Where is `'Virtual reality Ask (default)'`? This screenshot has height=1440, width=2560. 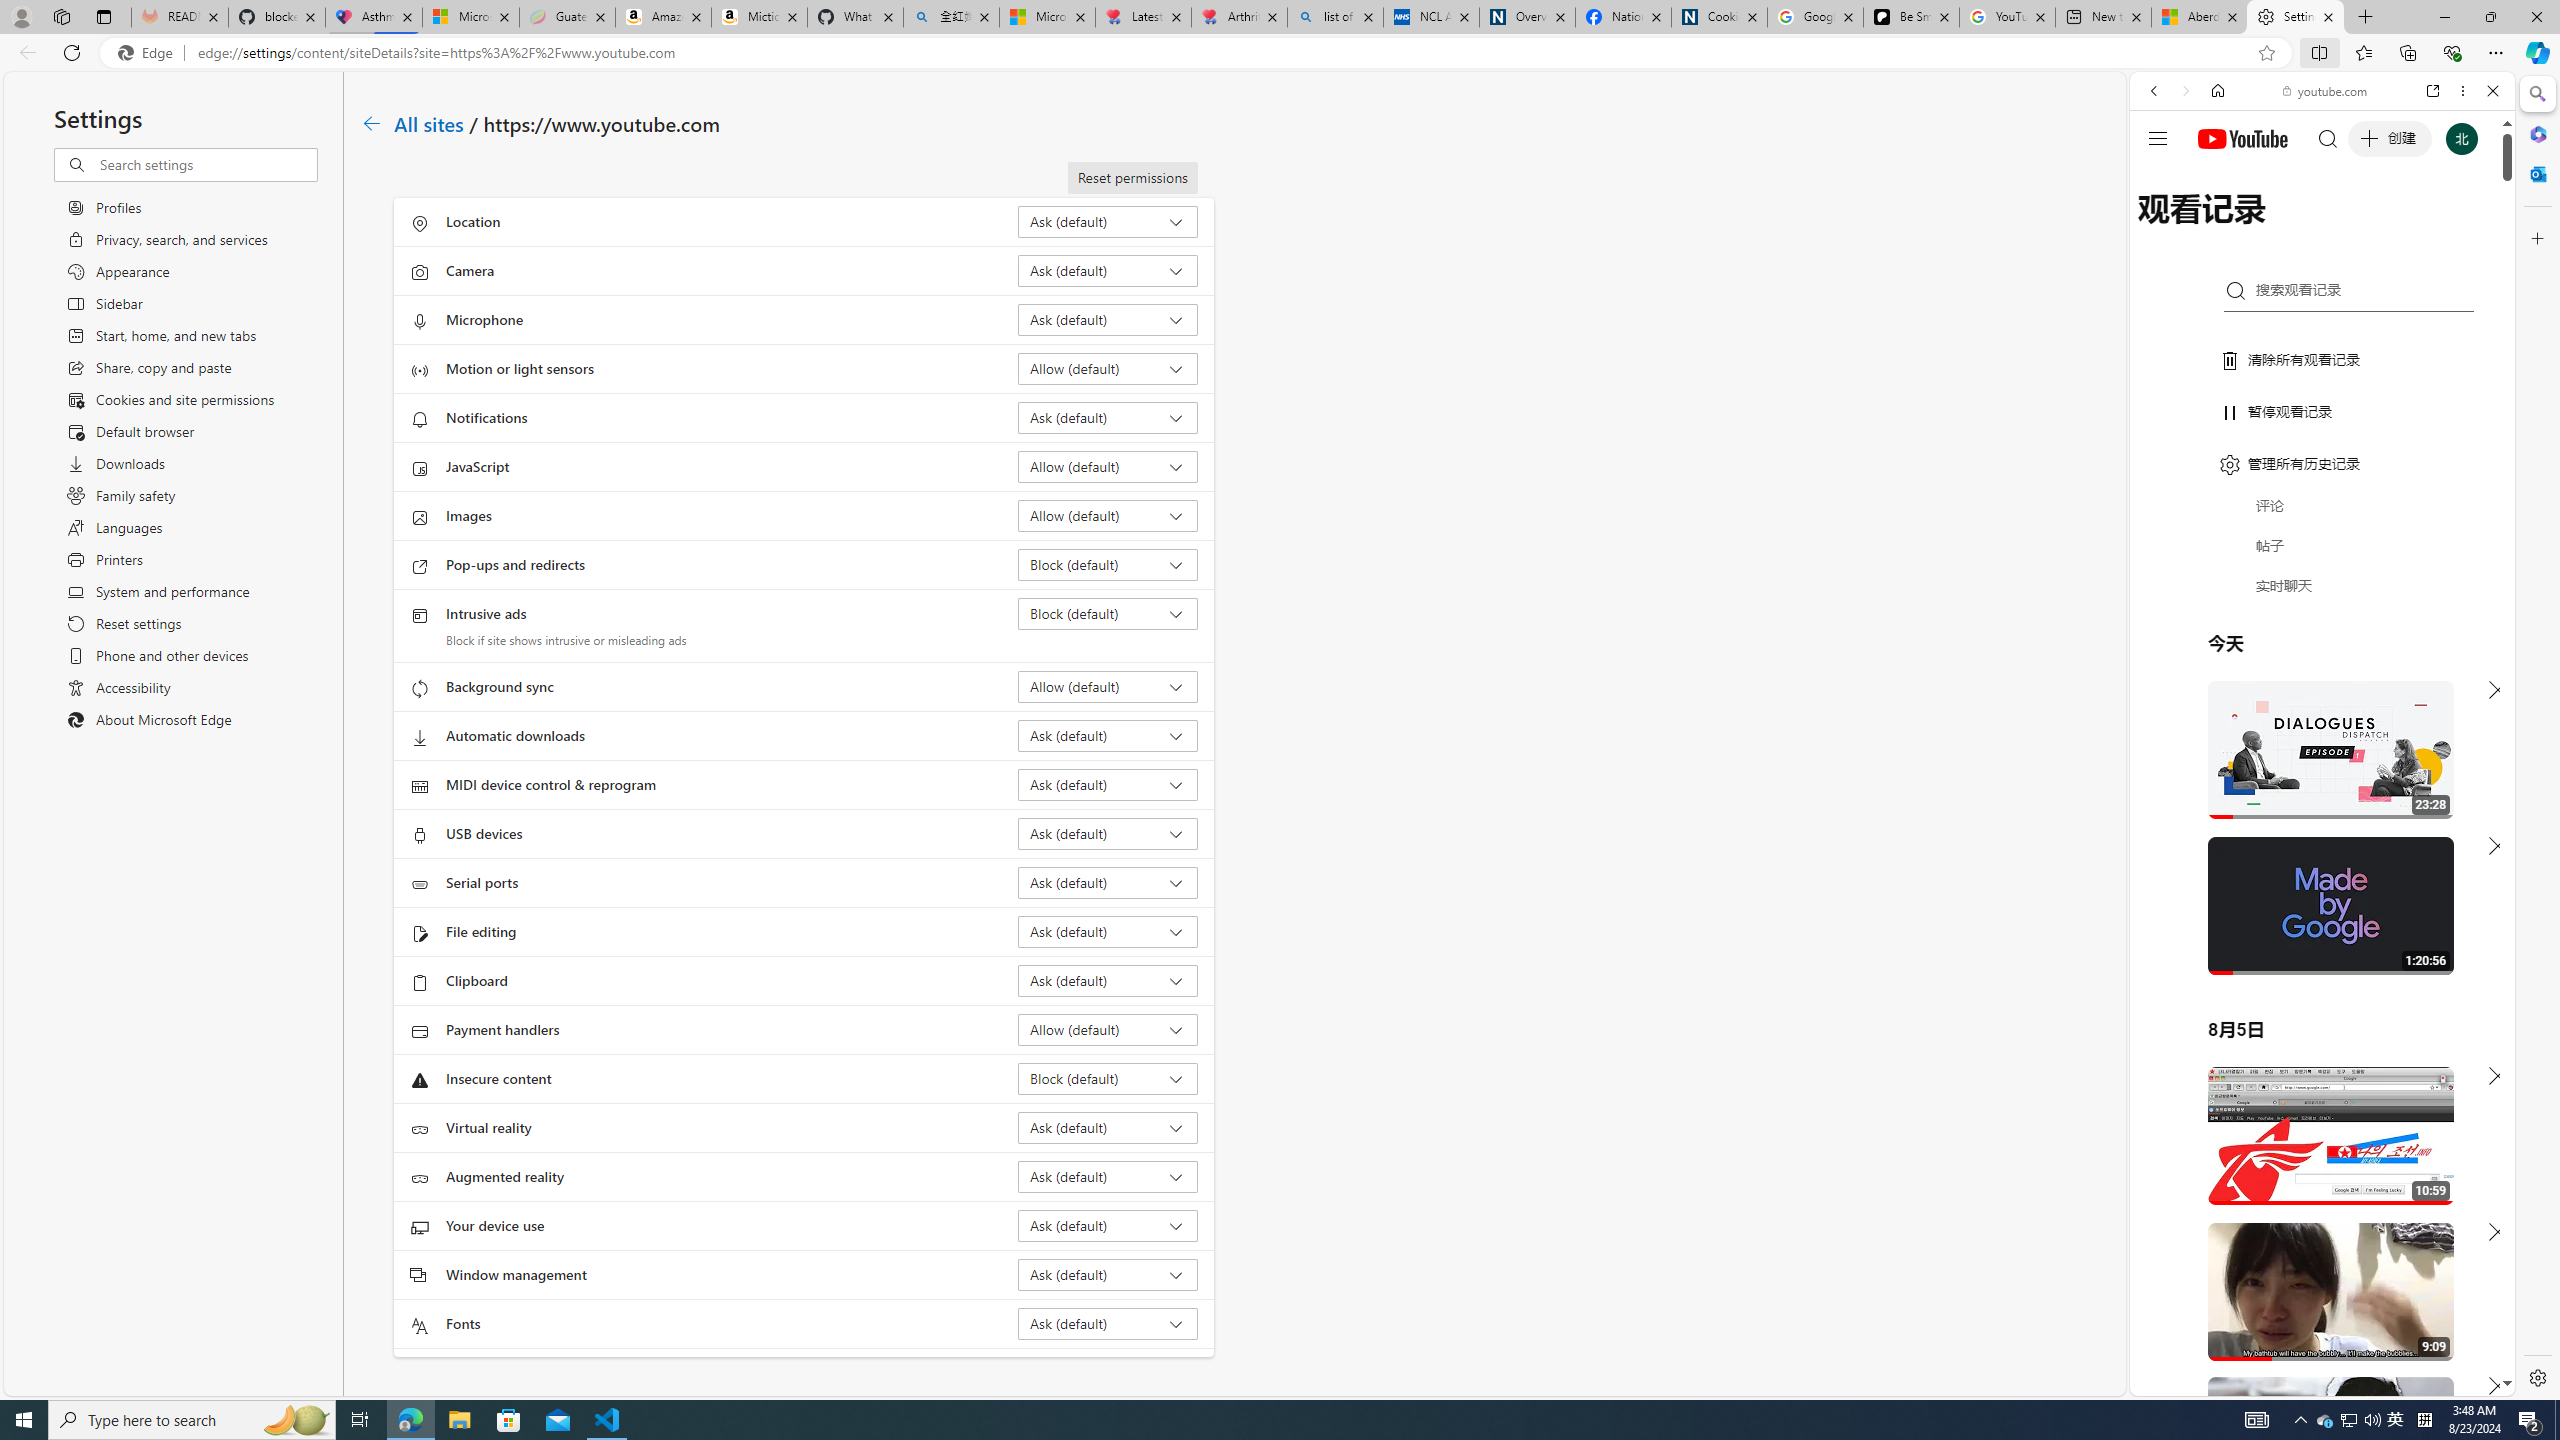 'Virtual reality Ask (default)' is located at coordinates (1108, 1126).